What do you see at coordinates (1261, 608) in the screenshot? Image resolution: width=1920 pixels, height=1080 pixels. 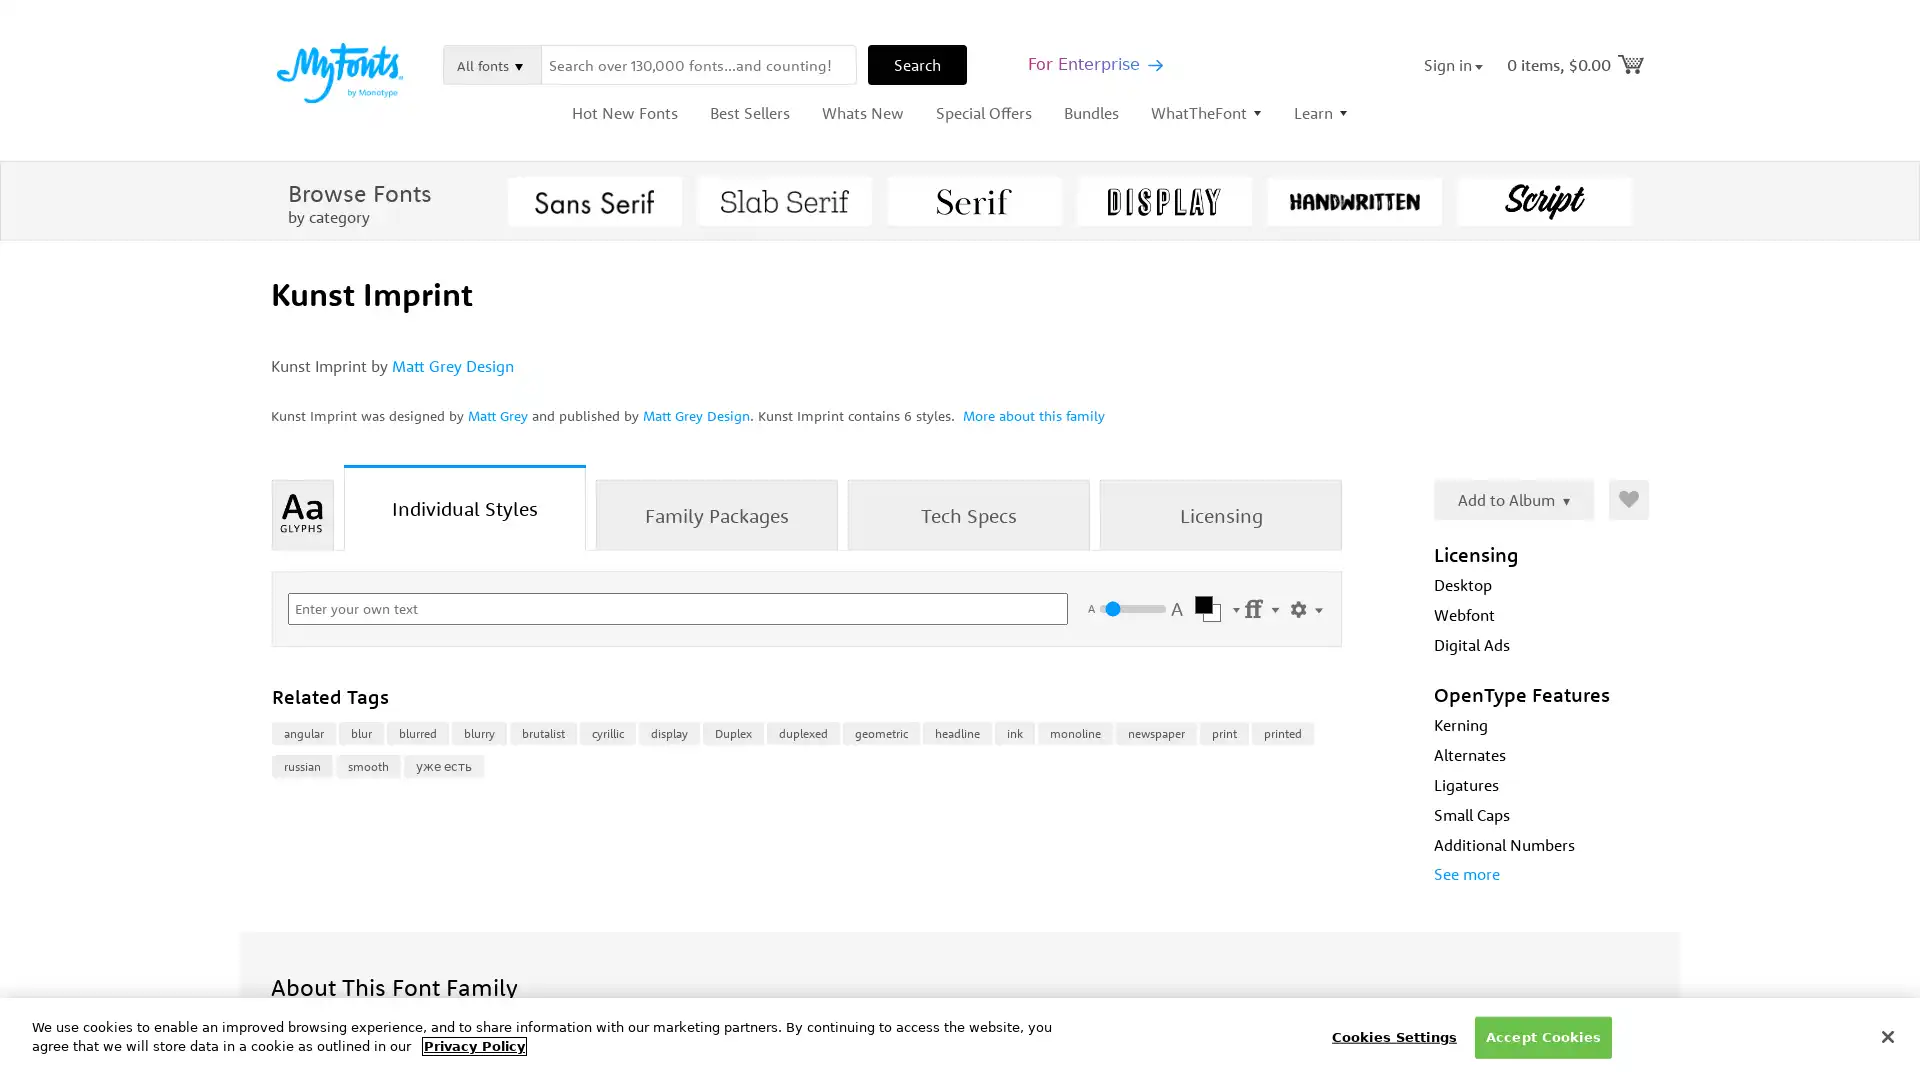 I see `Settings Menu` at bounding box center [1261, 608].